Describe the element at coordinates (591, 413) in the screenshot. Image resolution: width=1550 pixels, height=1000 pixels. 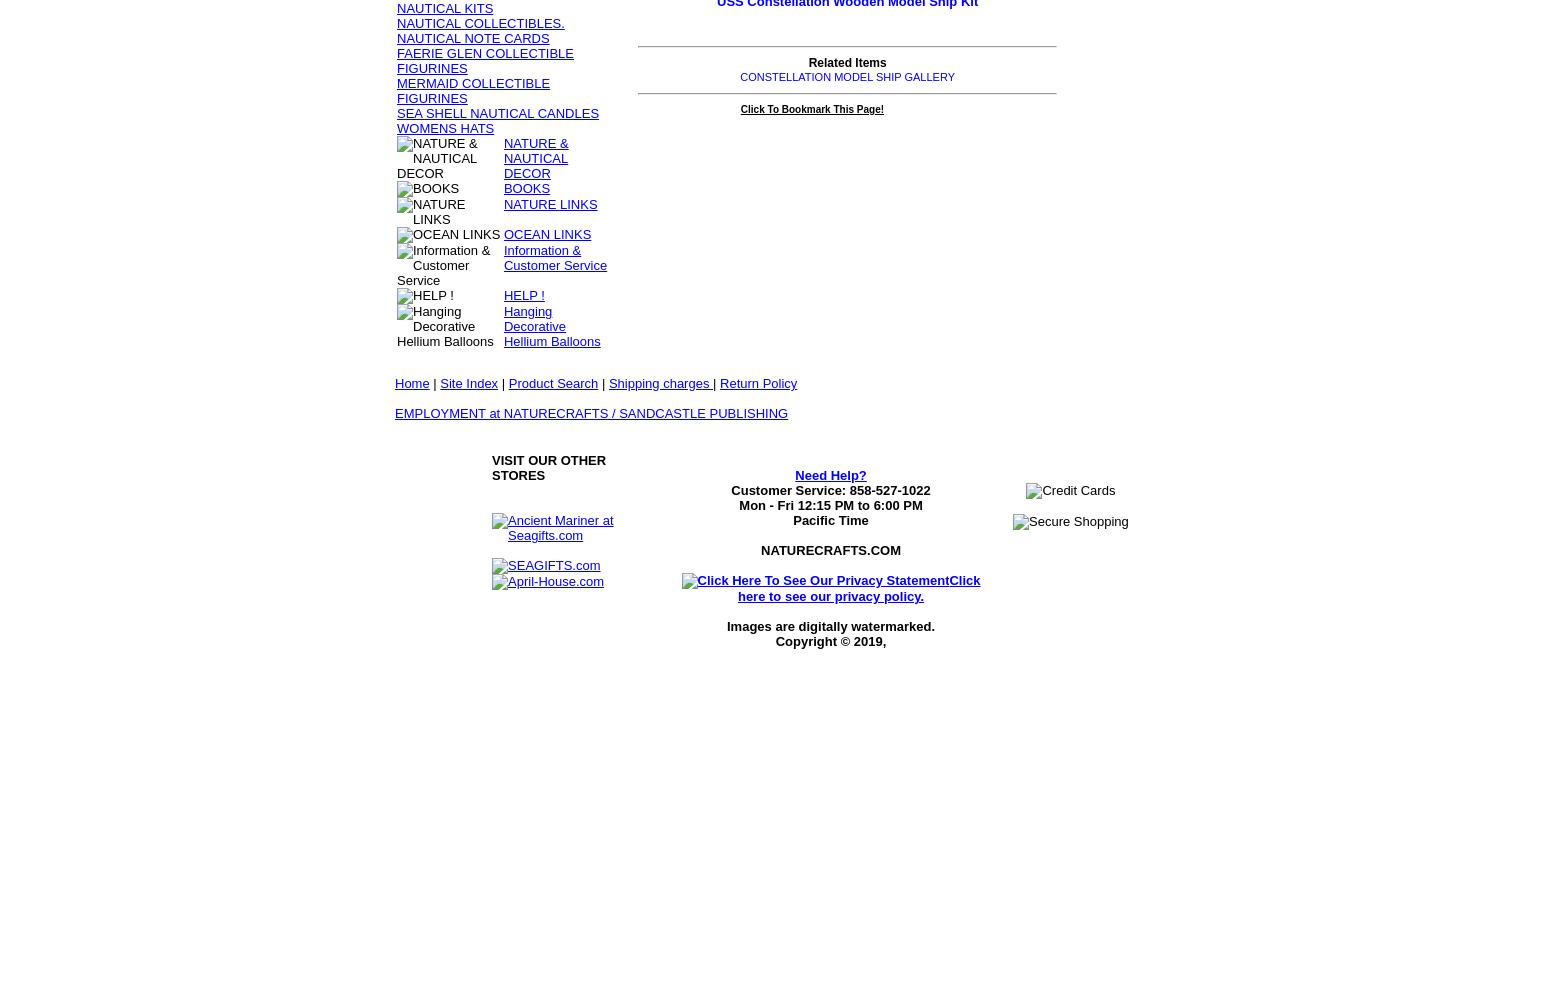
I see `'EMPLOYMENT at NATURECRAFTS / SANDCASTLE PUBLISHING'` at that location.